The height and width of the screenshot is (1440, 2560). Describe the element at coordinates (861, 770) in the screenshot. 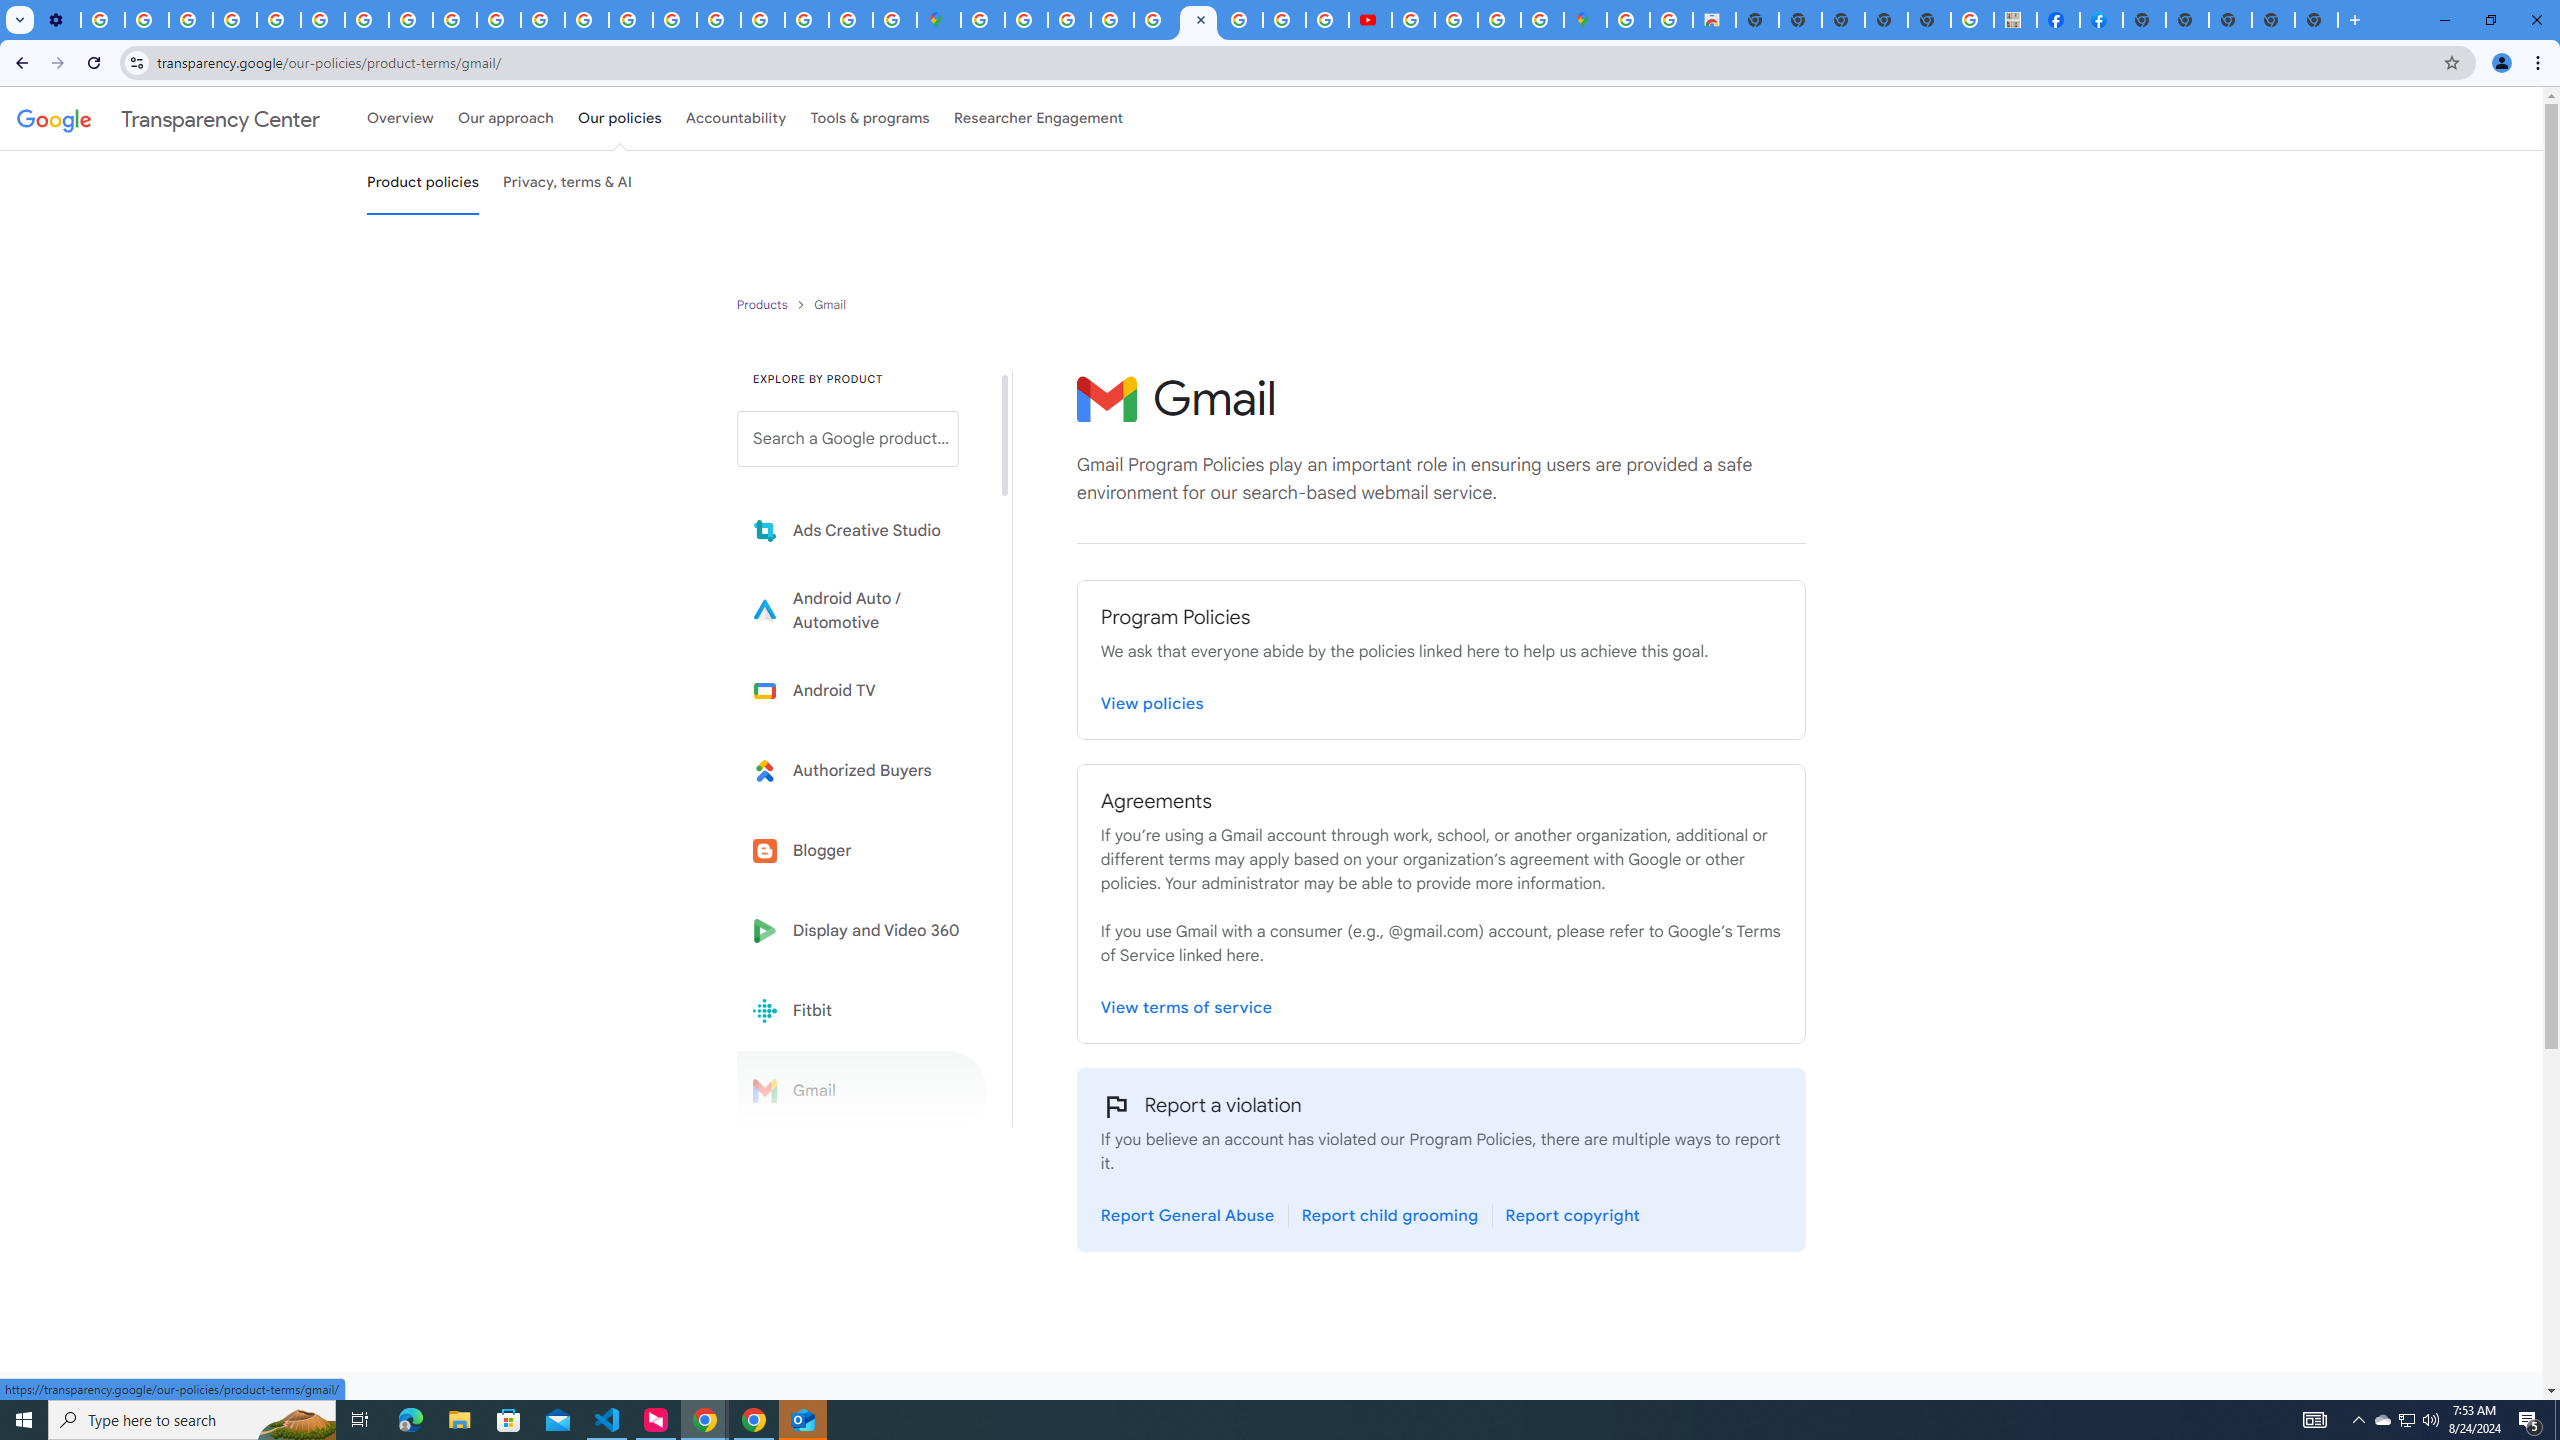

I see `'Learn more about Authorized Buyers'` at that location.